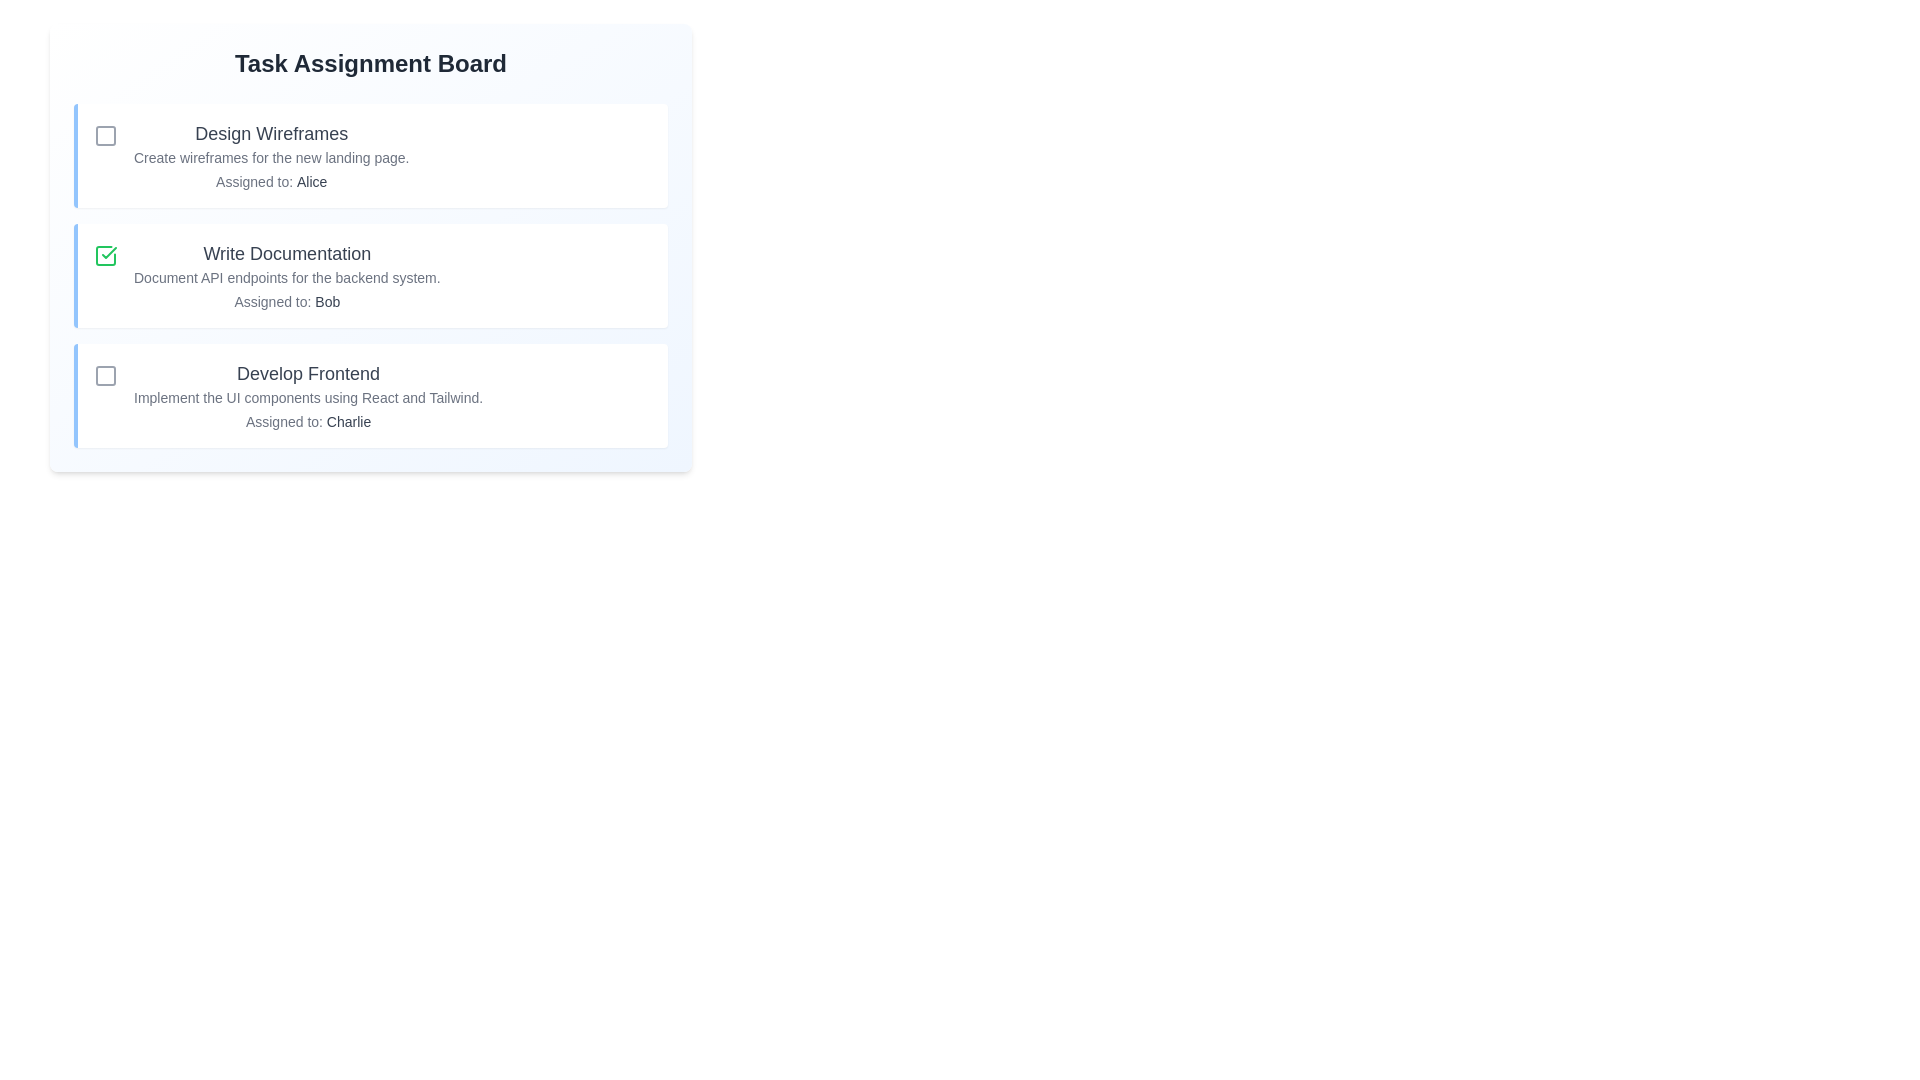 This screenshot has height=1080, width=1920. Describe the element at coordinates (307, 397) in the screenshot. I see `the static text element that reads 'Implement the UI components using React and Tailwind.', located between the title 'Develop Frontend' and the text 'Assigned to: Charlie'` at that location.